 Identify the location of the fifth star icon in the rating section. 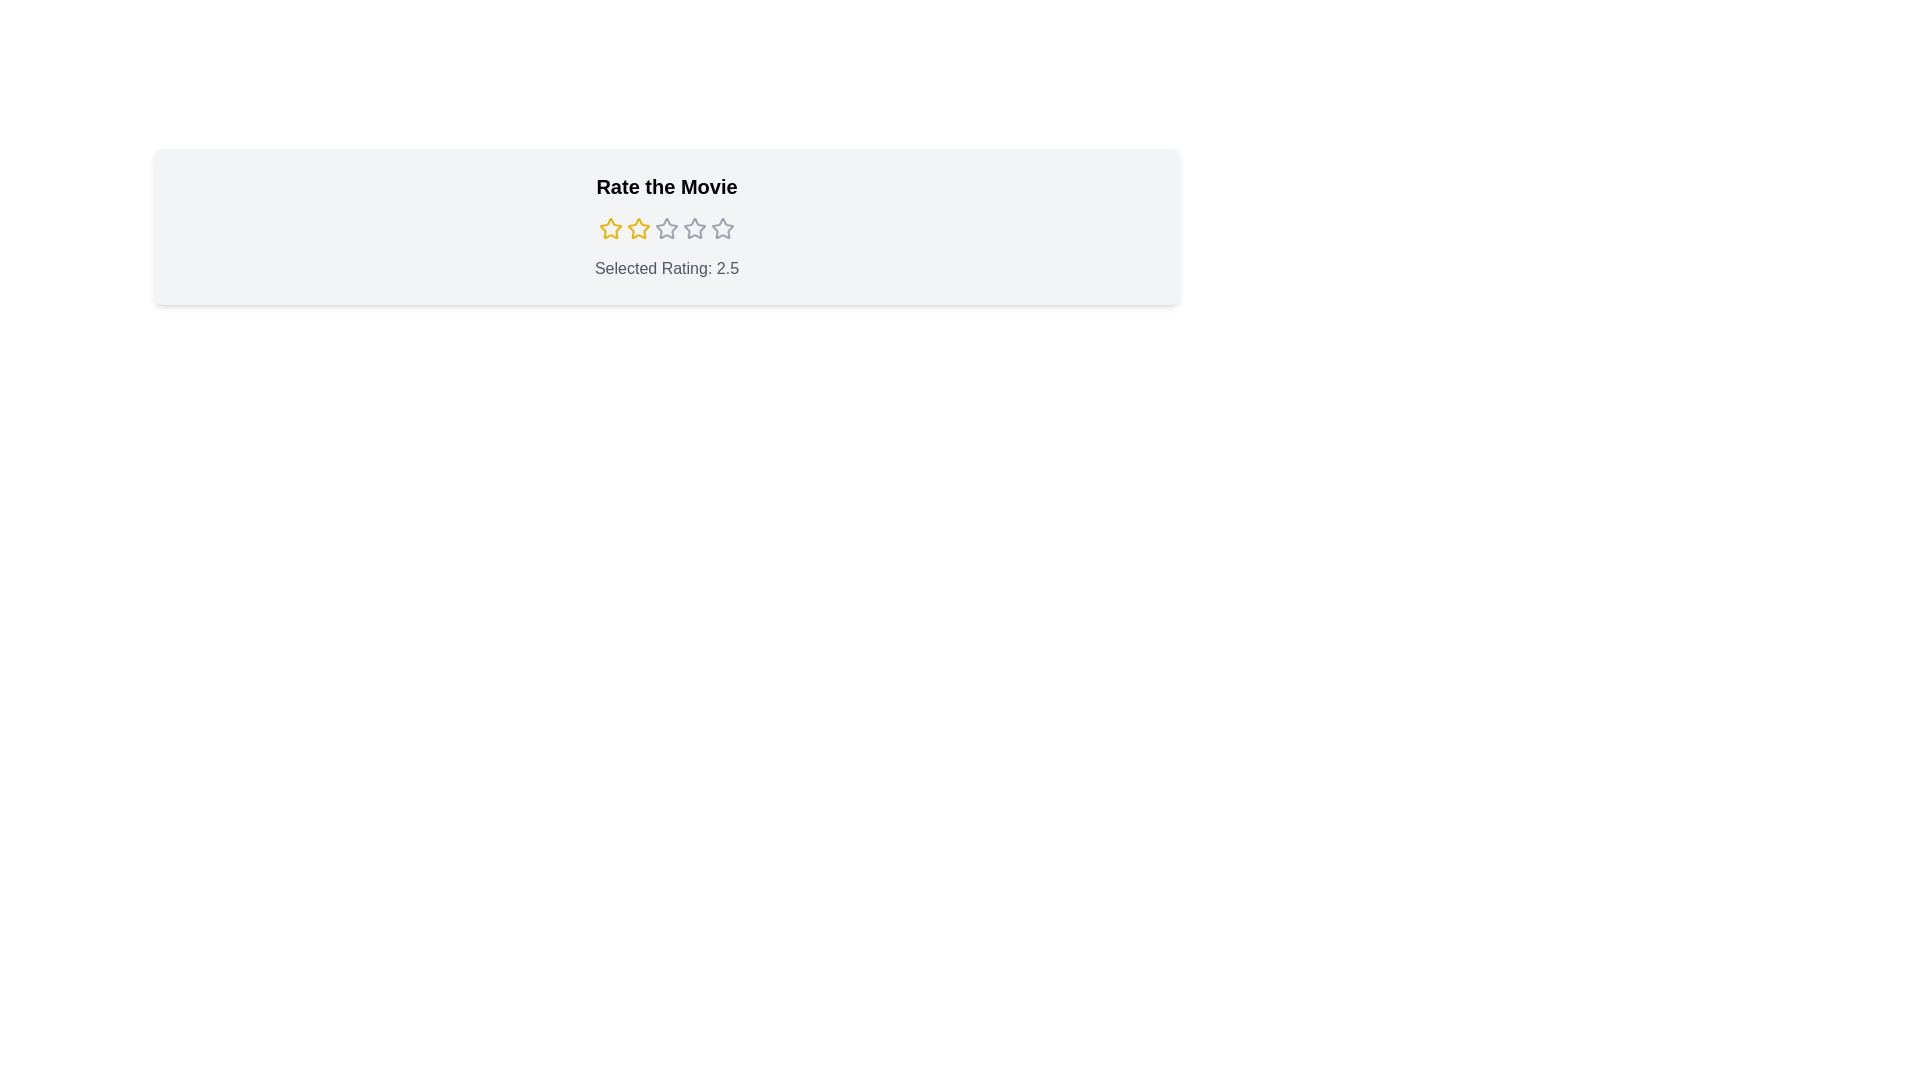
(722, 227).